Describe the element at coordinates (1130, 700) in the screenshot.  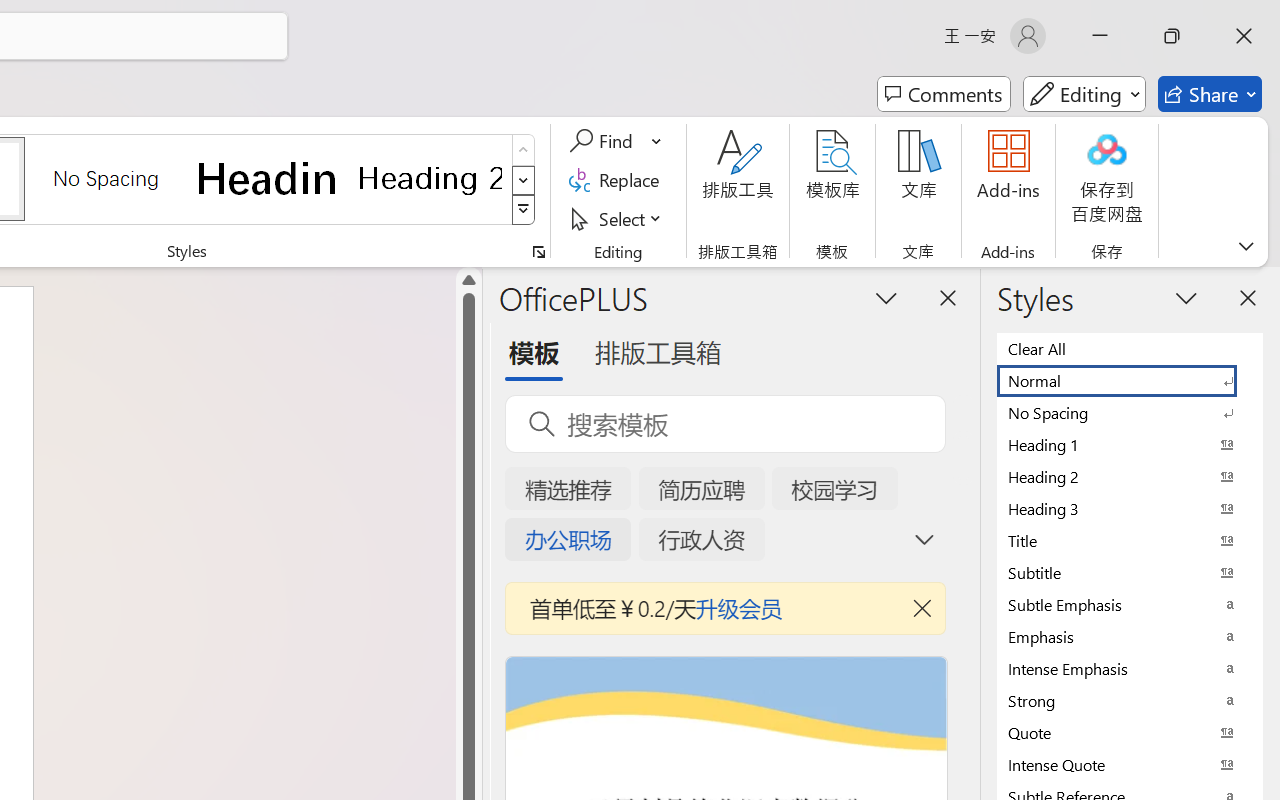
I see `'Strong'` at that location.